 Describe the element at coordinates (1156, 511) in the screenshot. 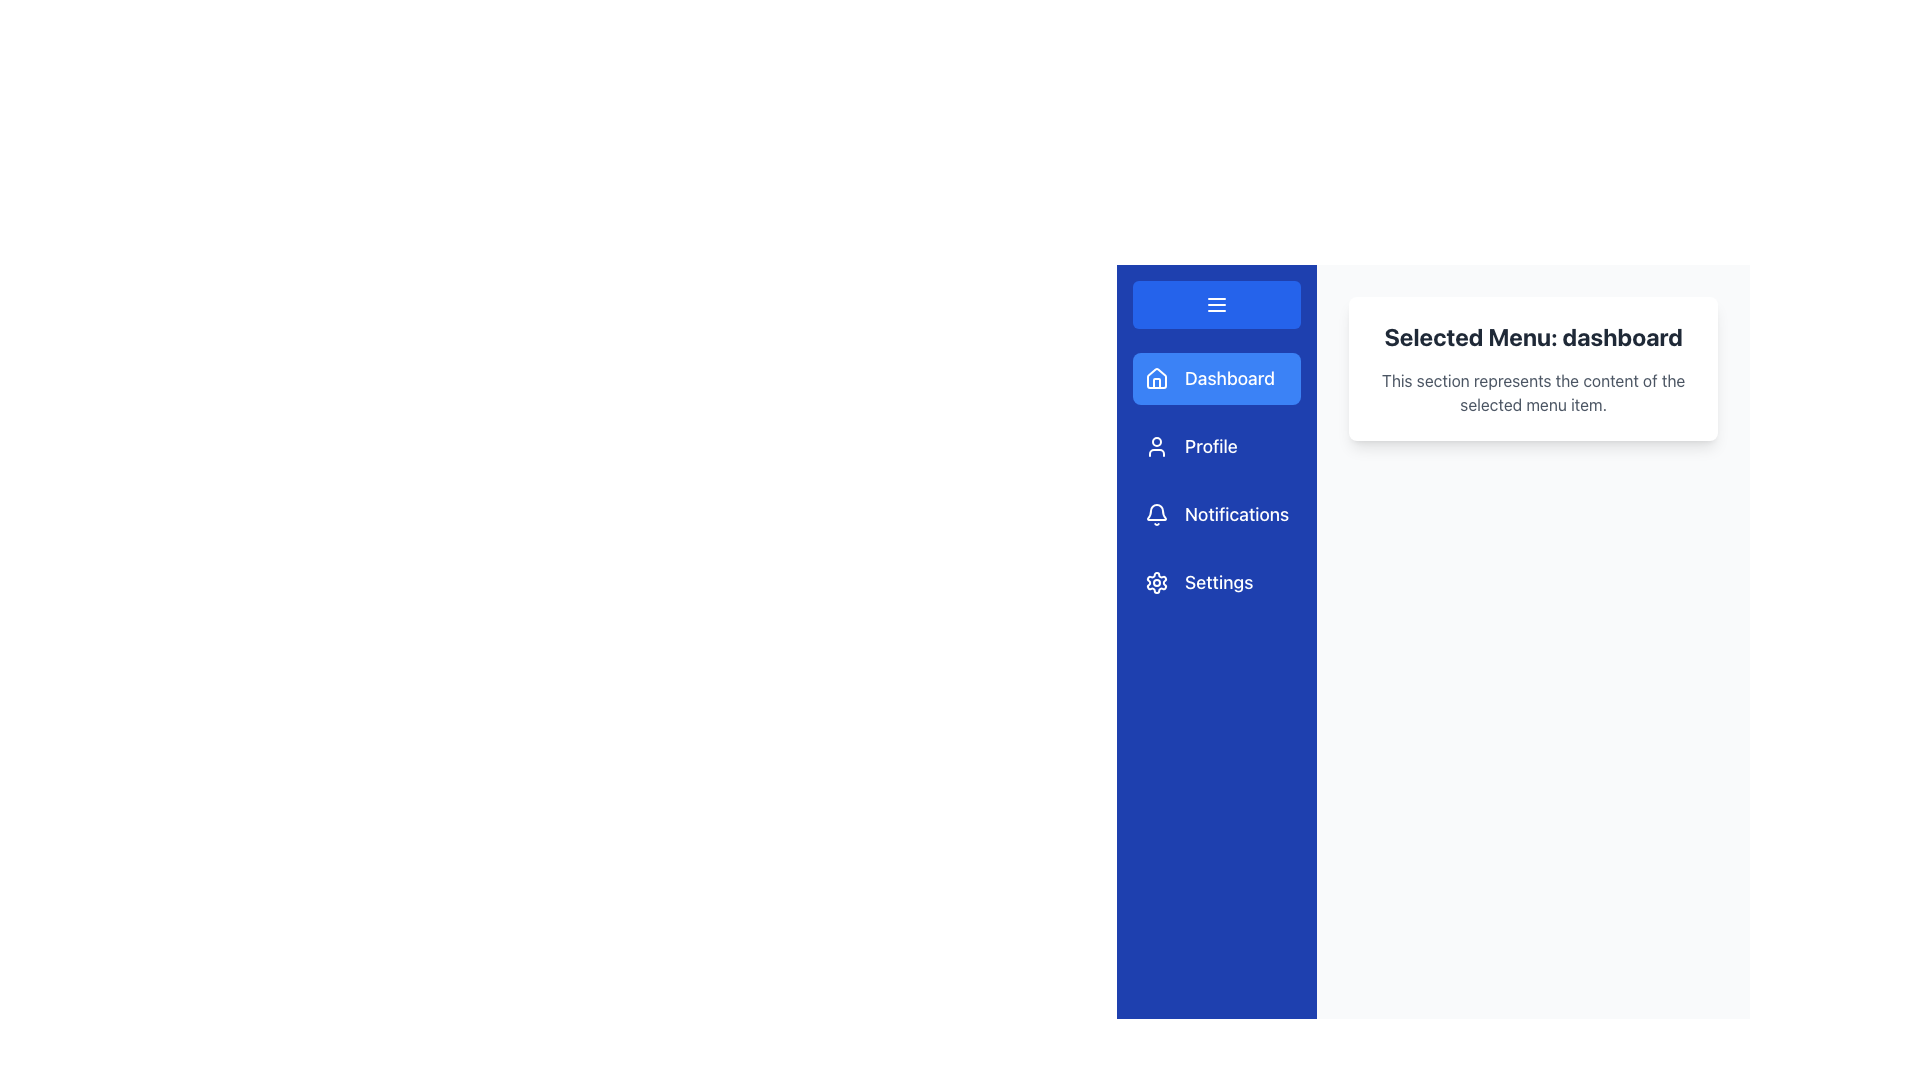

I see `the notification icon, which is a bell icon located in the blue sidebar near the 'Notifications' label` at that location.